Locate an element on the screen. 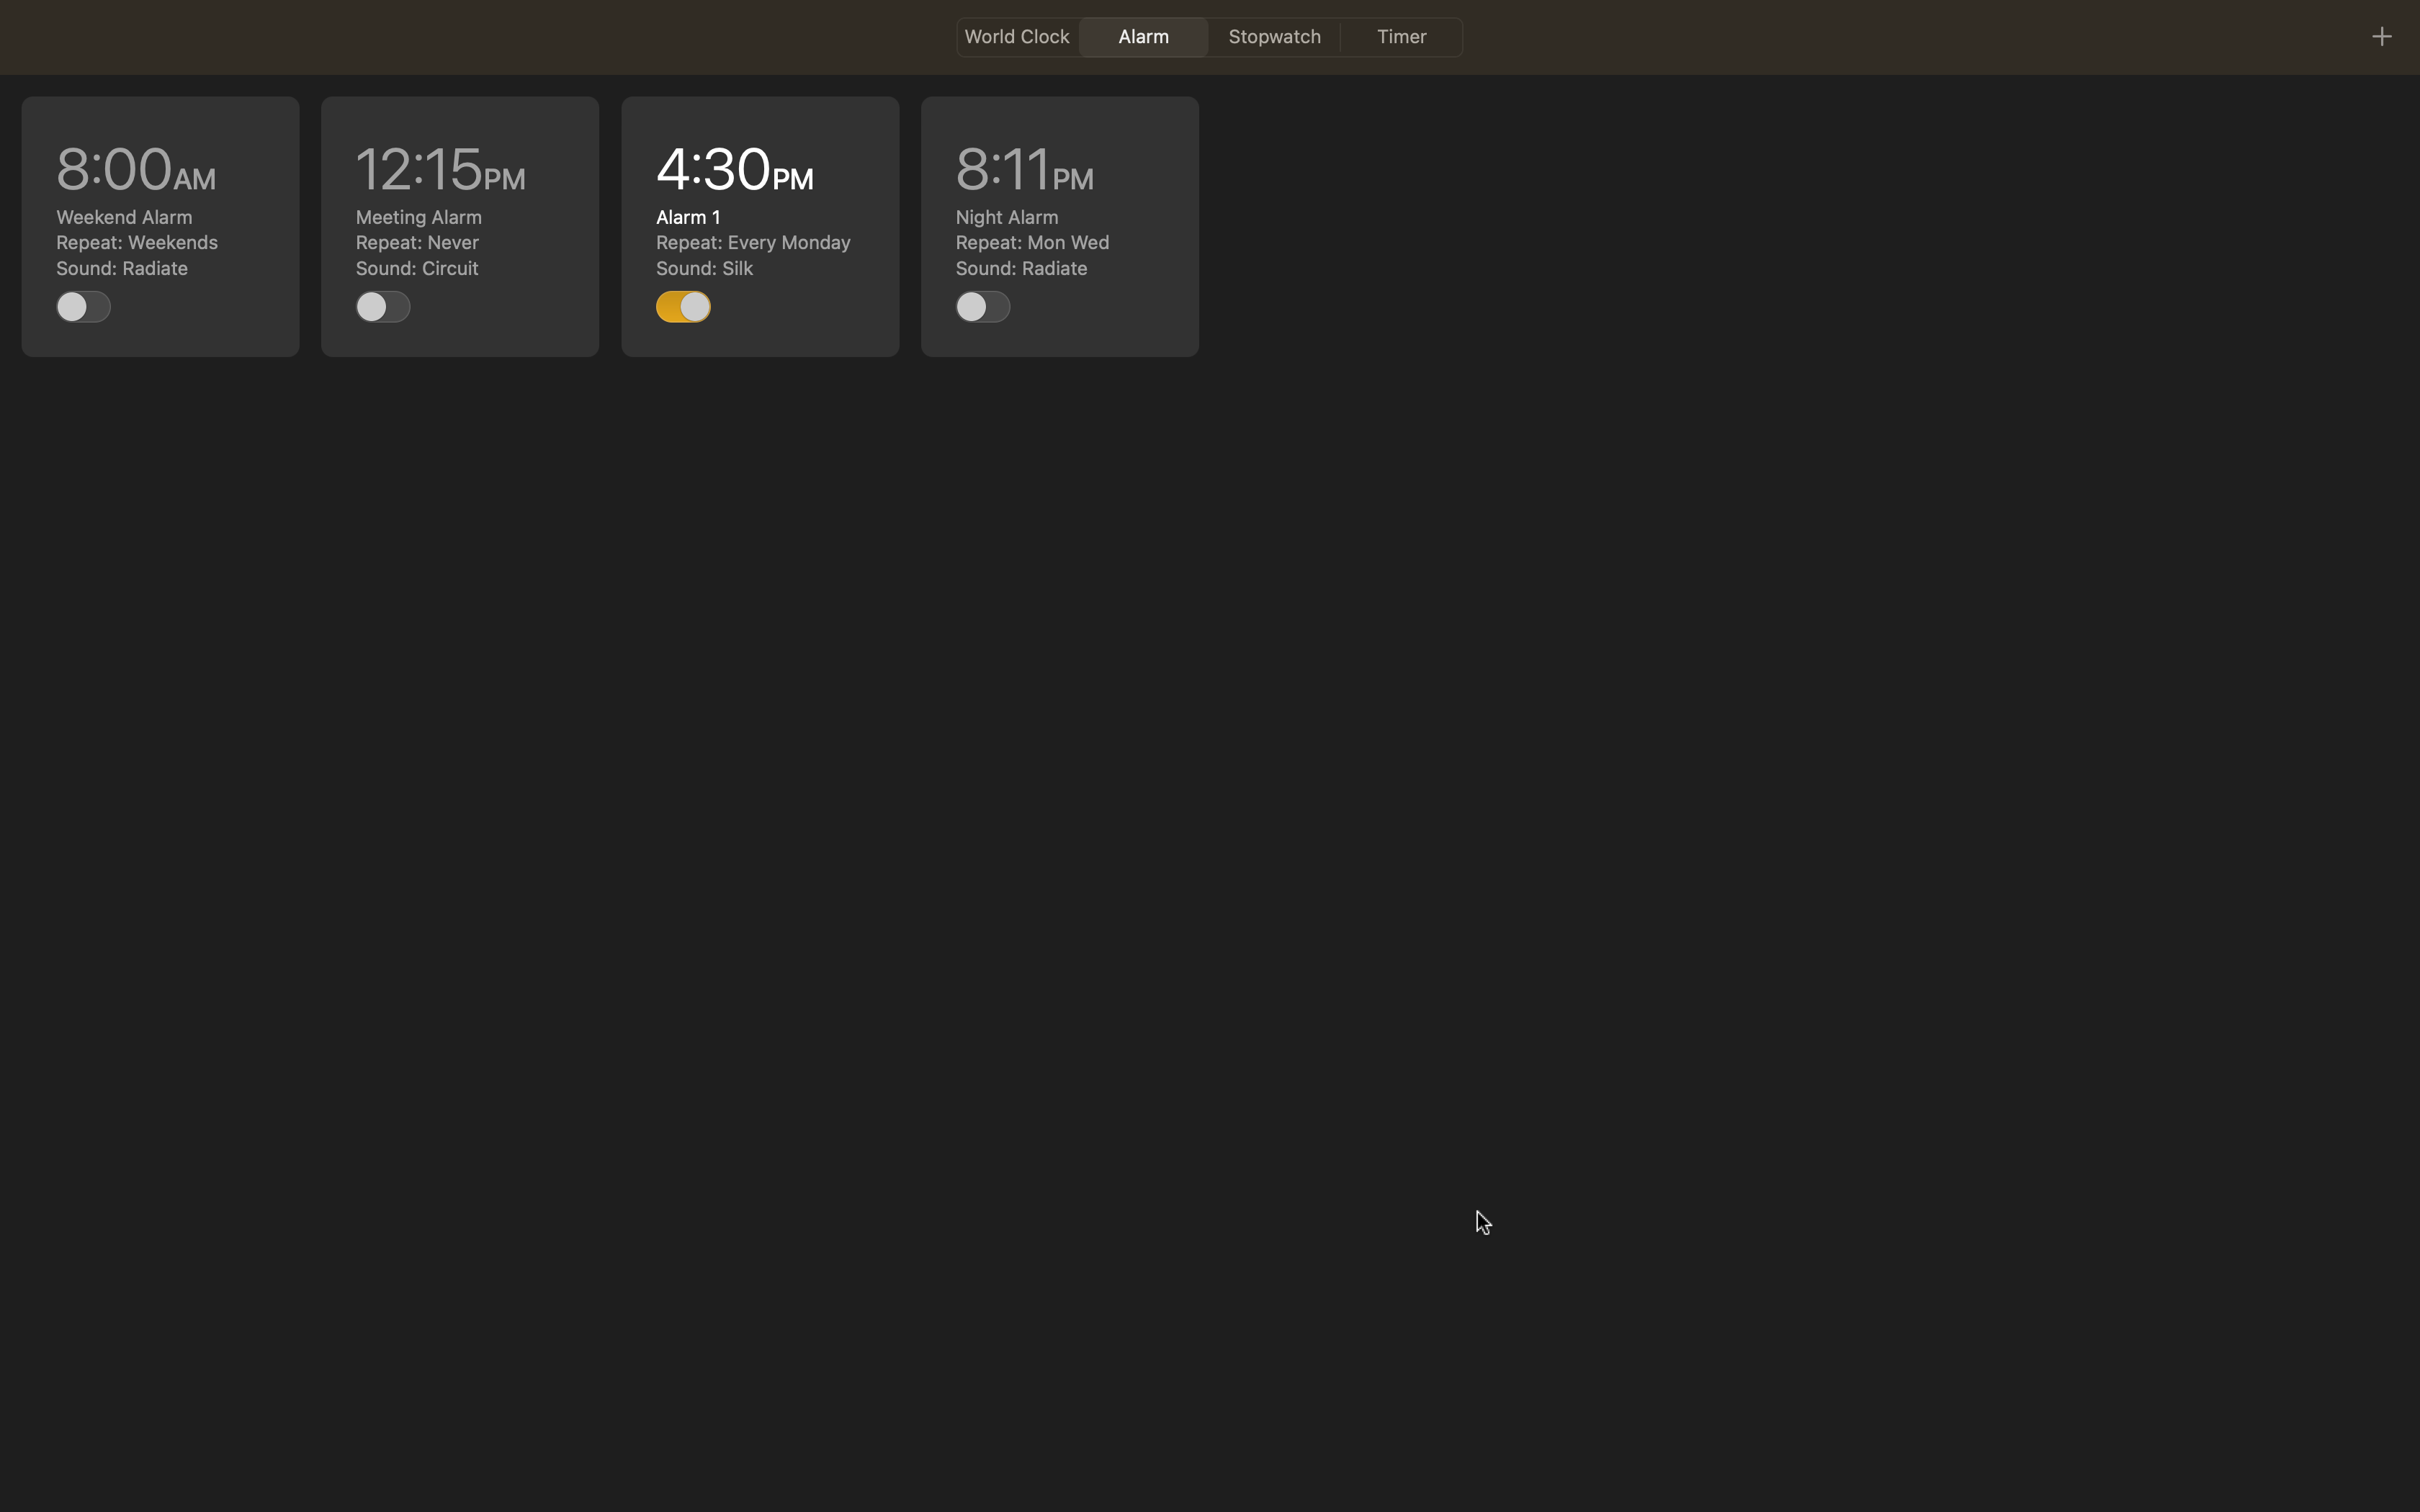 The height and width of the screenshot is (1512, 2420). Update the 8pm alarm arrangement is located at coordinates (1059, 227).